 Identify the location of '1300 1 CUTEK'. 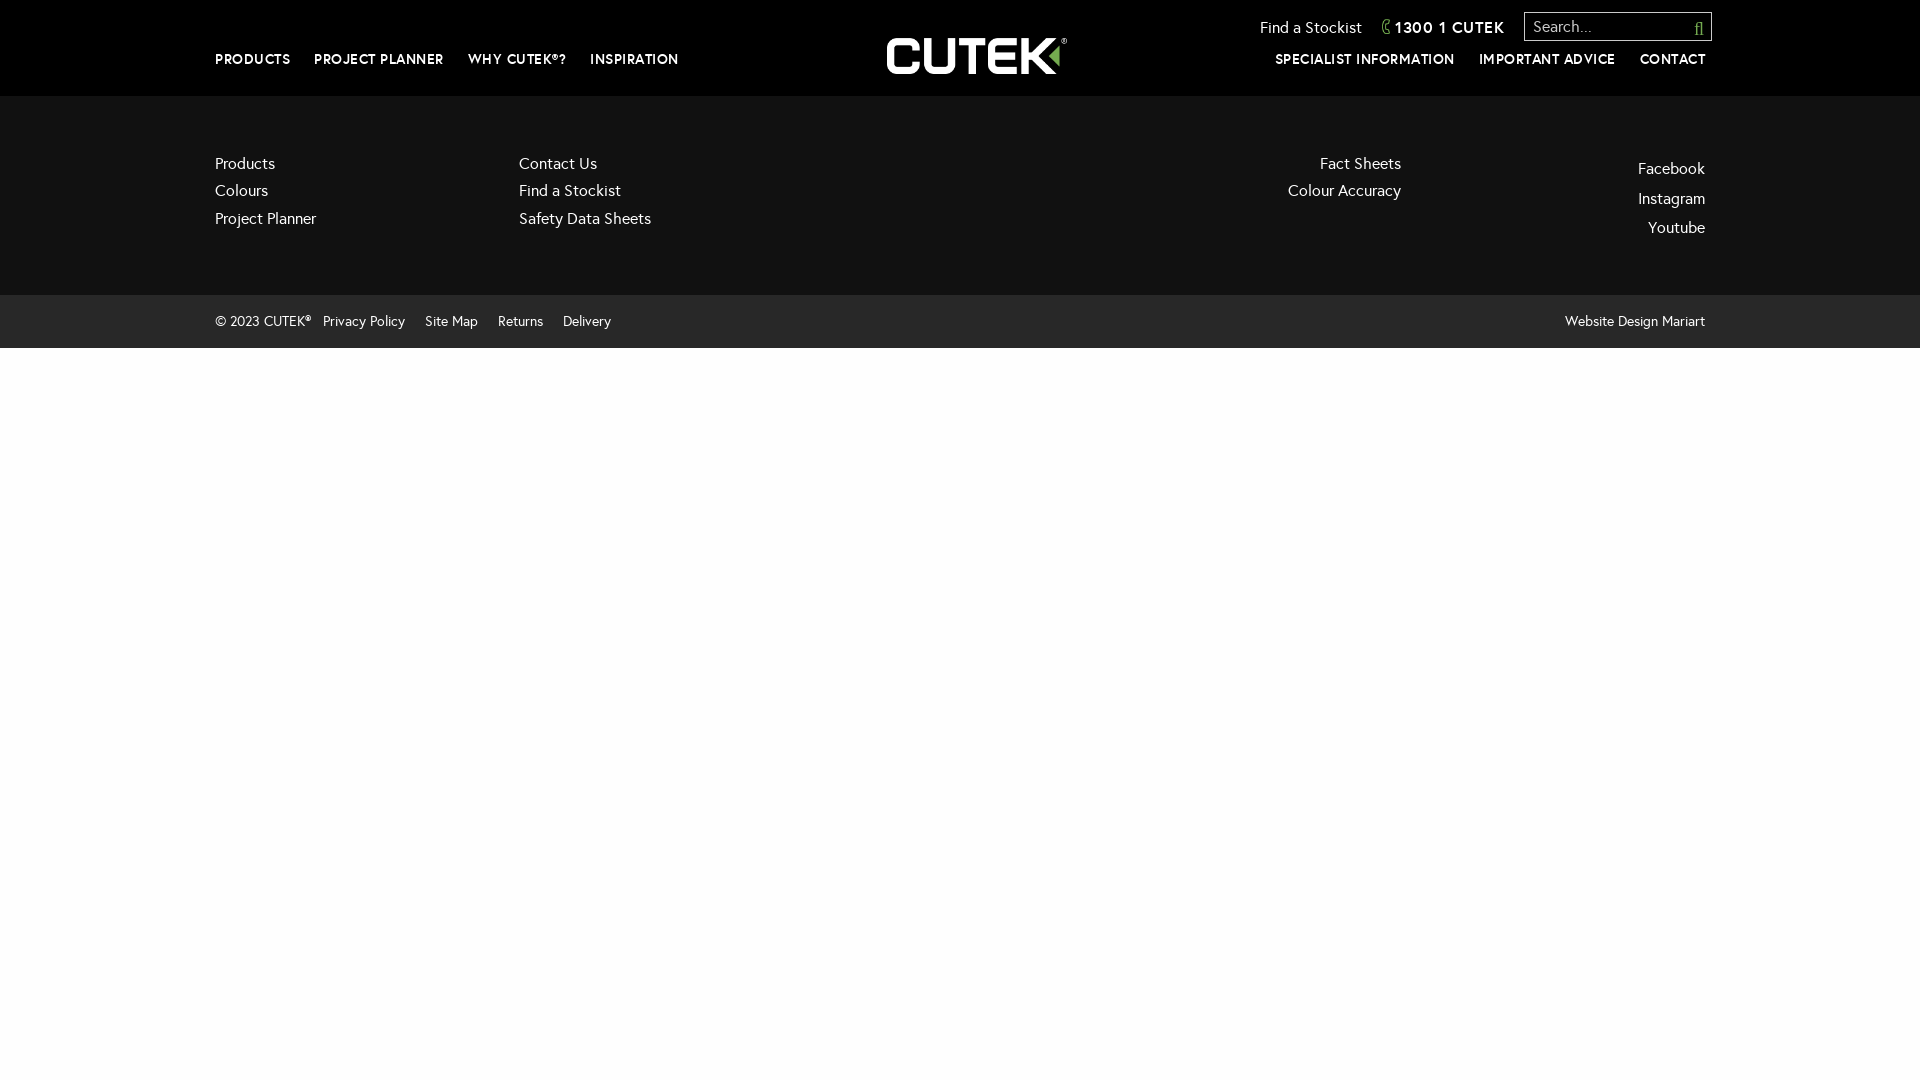
(1381, 26).